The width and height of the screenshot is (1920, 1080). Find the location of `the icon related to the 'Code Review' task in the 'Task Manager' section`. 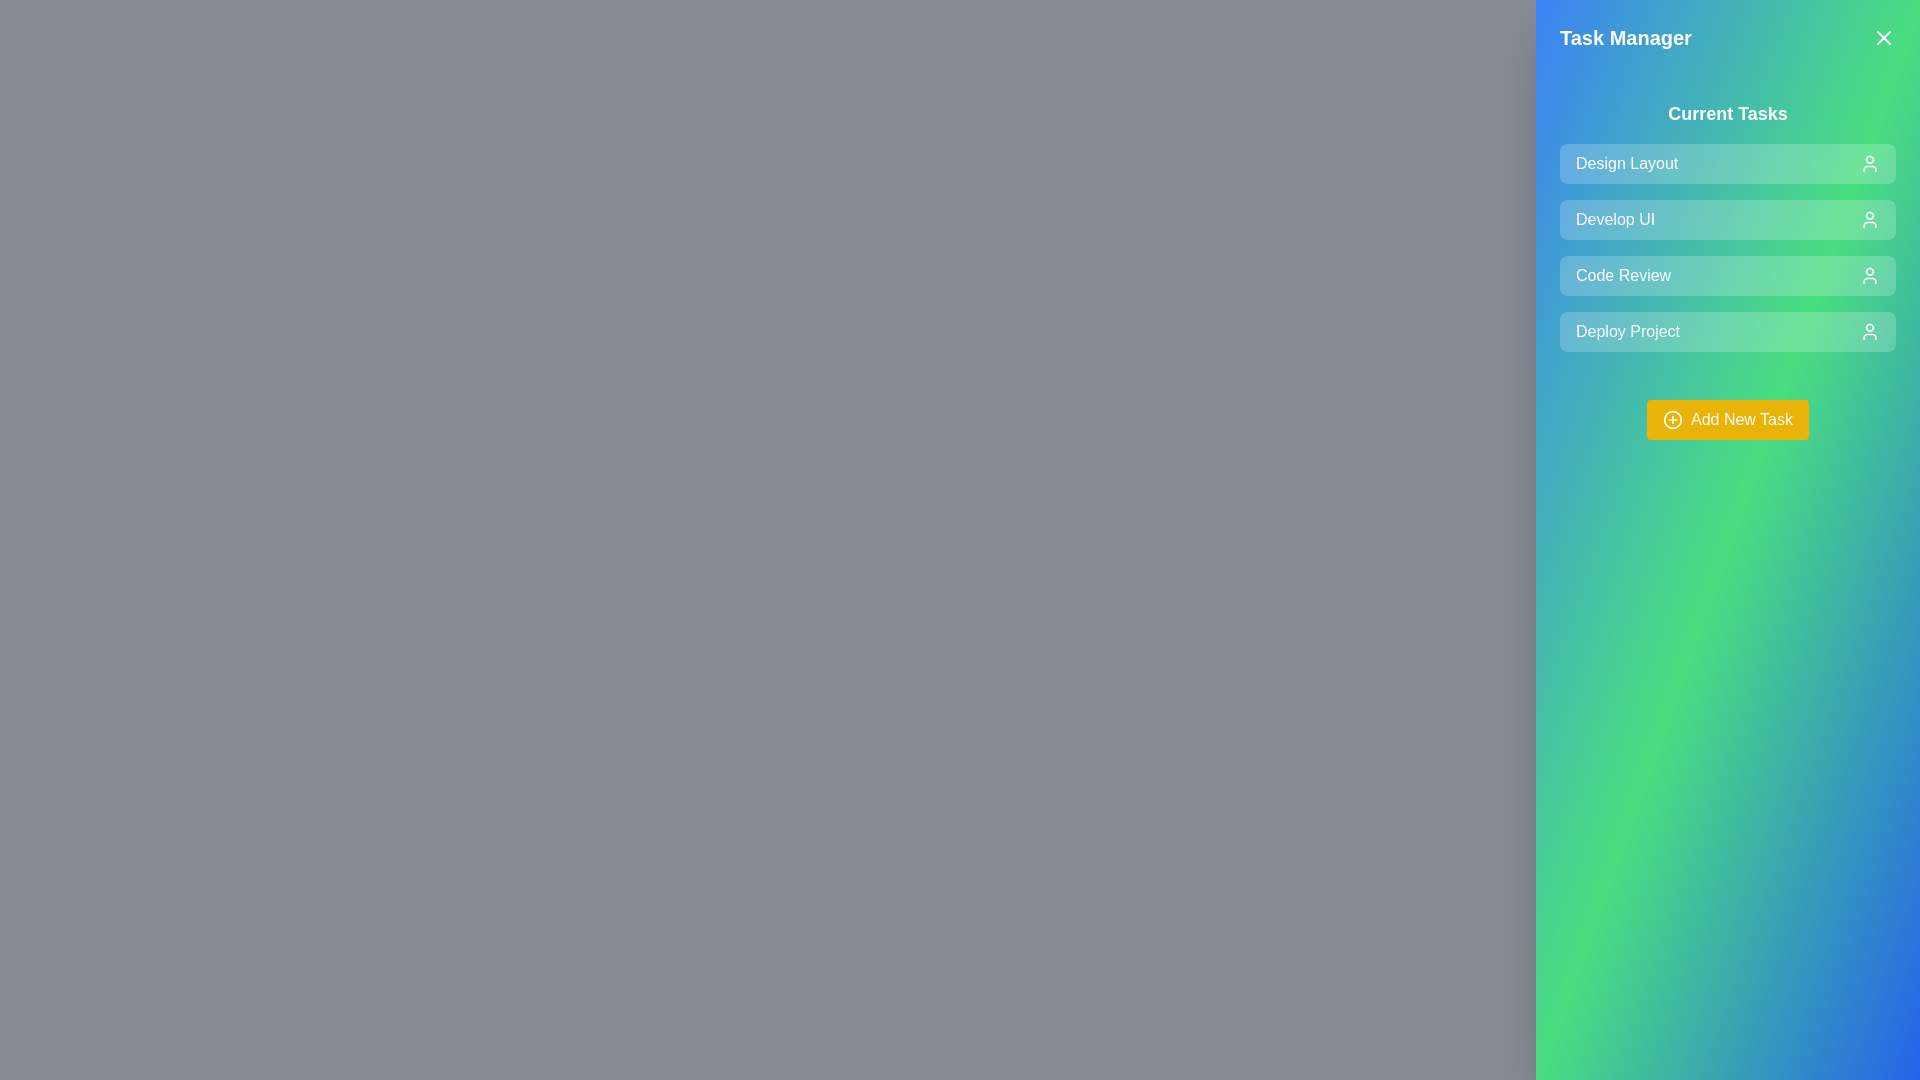

the icon related to the 'Code Review' task in the 'Task Manager' section is located at coordinates (1869, 276).